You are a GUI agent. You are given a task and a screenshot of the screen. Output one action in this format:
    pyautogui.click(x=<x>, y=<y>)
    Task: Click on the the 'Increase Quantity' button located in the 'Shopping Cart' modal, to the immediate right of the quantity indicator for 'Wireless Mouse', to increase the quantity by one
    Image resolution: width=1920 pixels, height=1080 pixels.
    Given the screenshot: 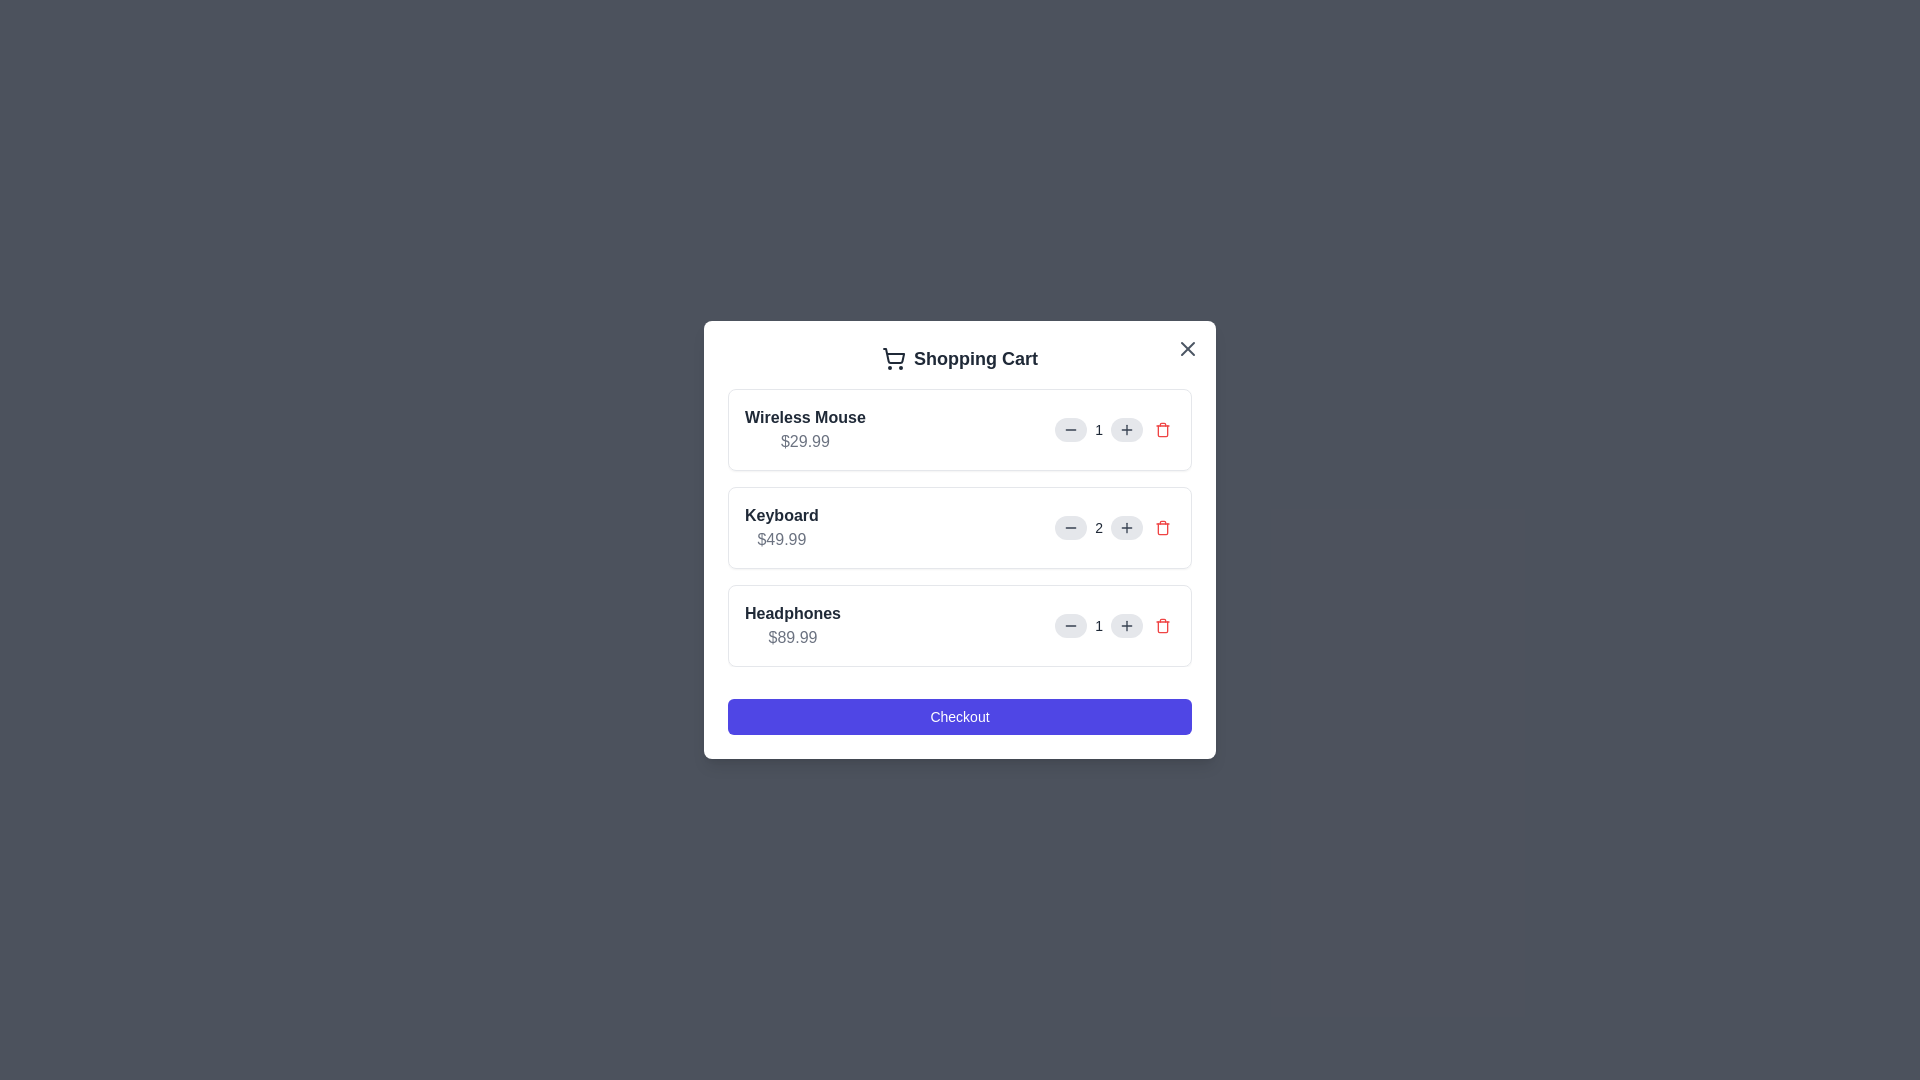 What is the action you would take?
    pyautogui.click(x=1127, y=428)
    